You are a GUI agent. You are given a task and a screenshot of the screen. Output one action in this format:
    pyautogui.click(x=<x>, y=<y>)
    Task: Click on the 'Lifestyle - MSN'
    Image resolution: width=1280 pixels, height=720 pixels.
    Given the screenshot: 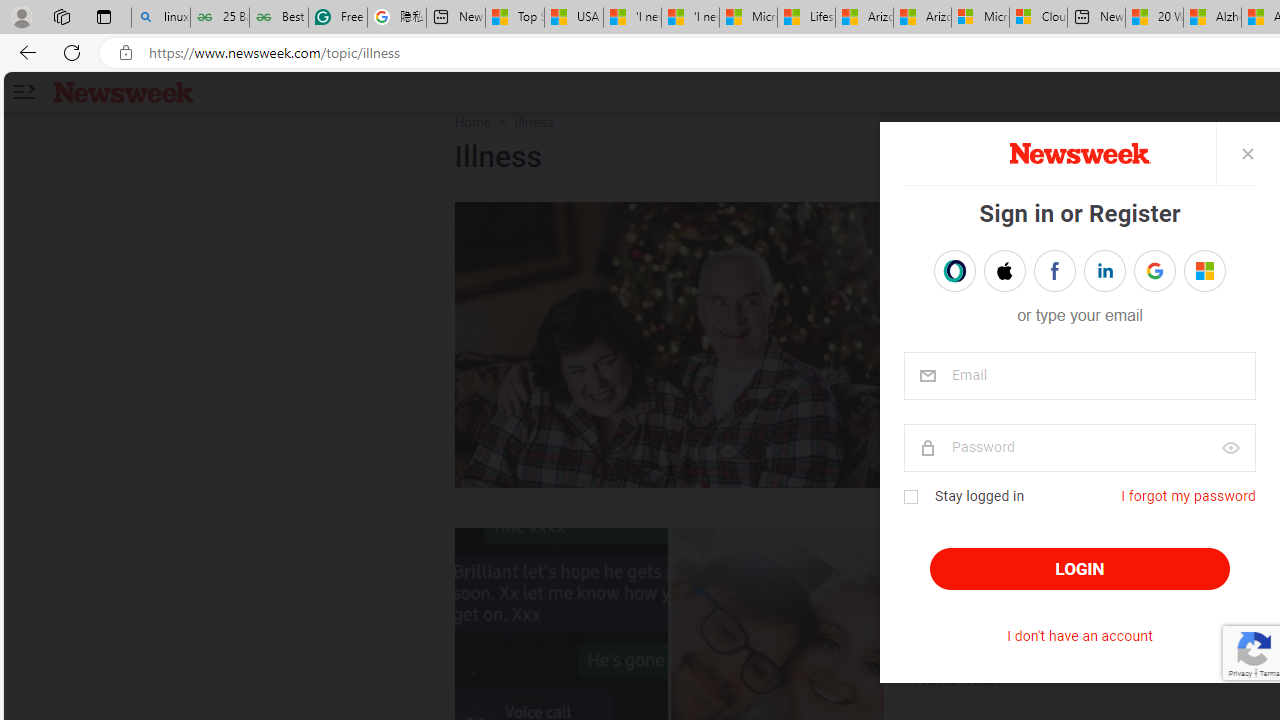 What is the action you would take?
    pyautogui.click(x=806, y=17)
    